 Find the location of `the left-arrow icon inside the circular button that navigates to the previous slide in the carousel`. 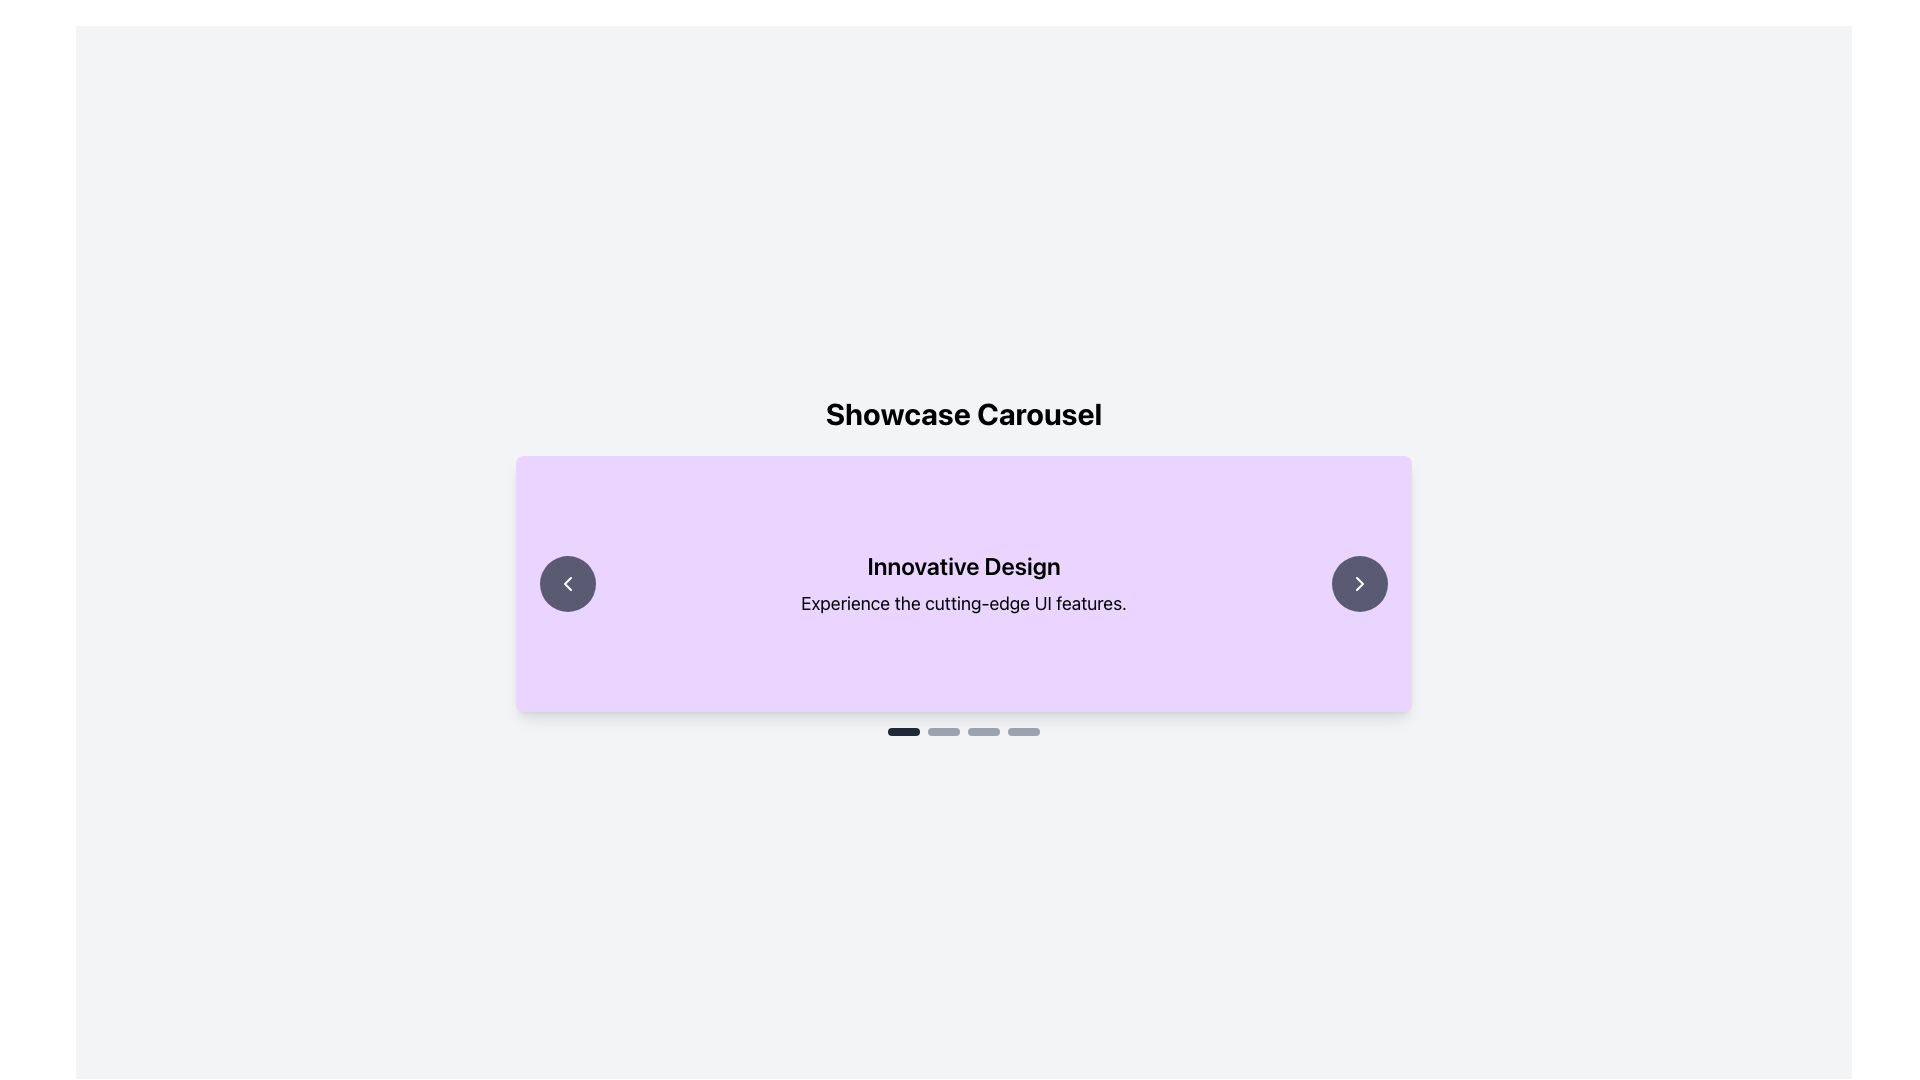

the left-arrow icon inside the circular button that navigates to the previous slide in the carousel is located at coordinates (566, 583).